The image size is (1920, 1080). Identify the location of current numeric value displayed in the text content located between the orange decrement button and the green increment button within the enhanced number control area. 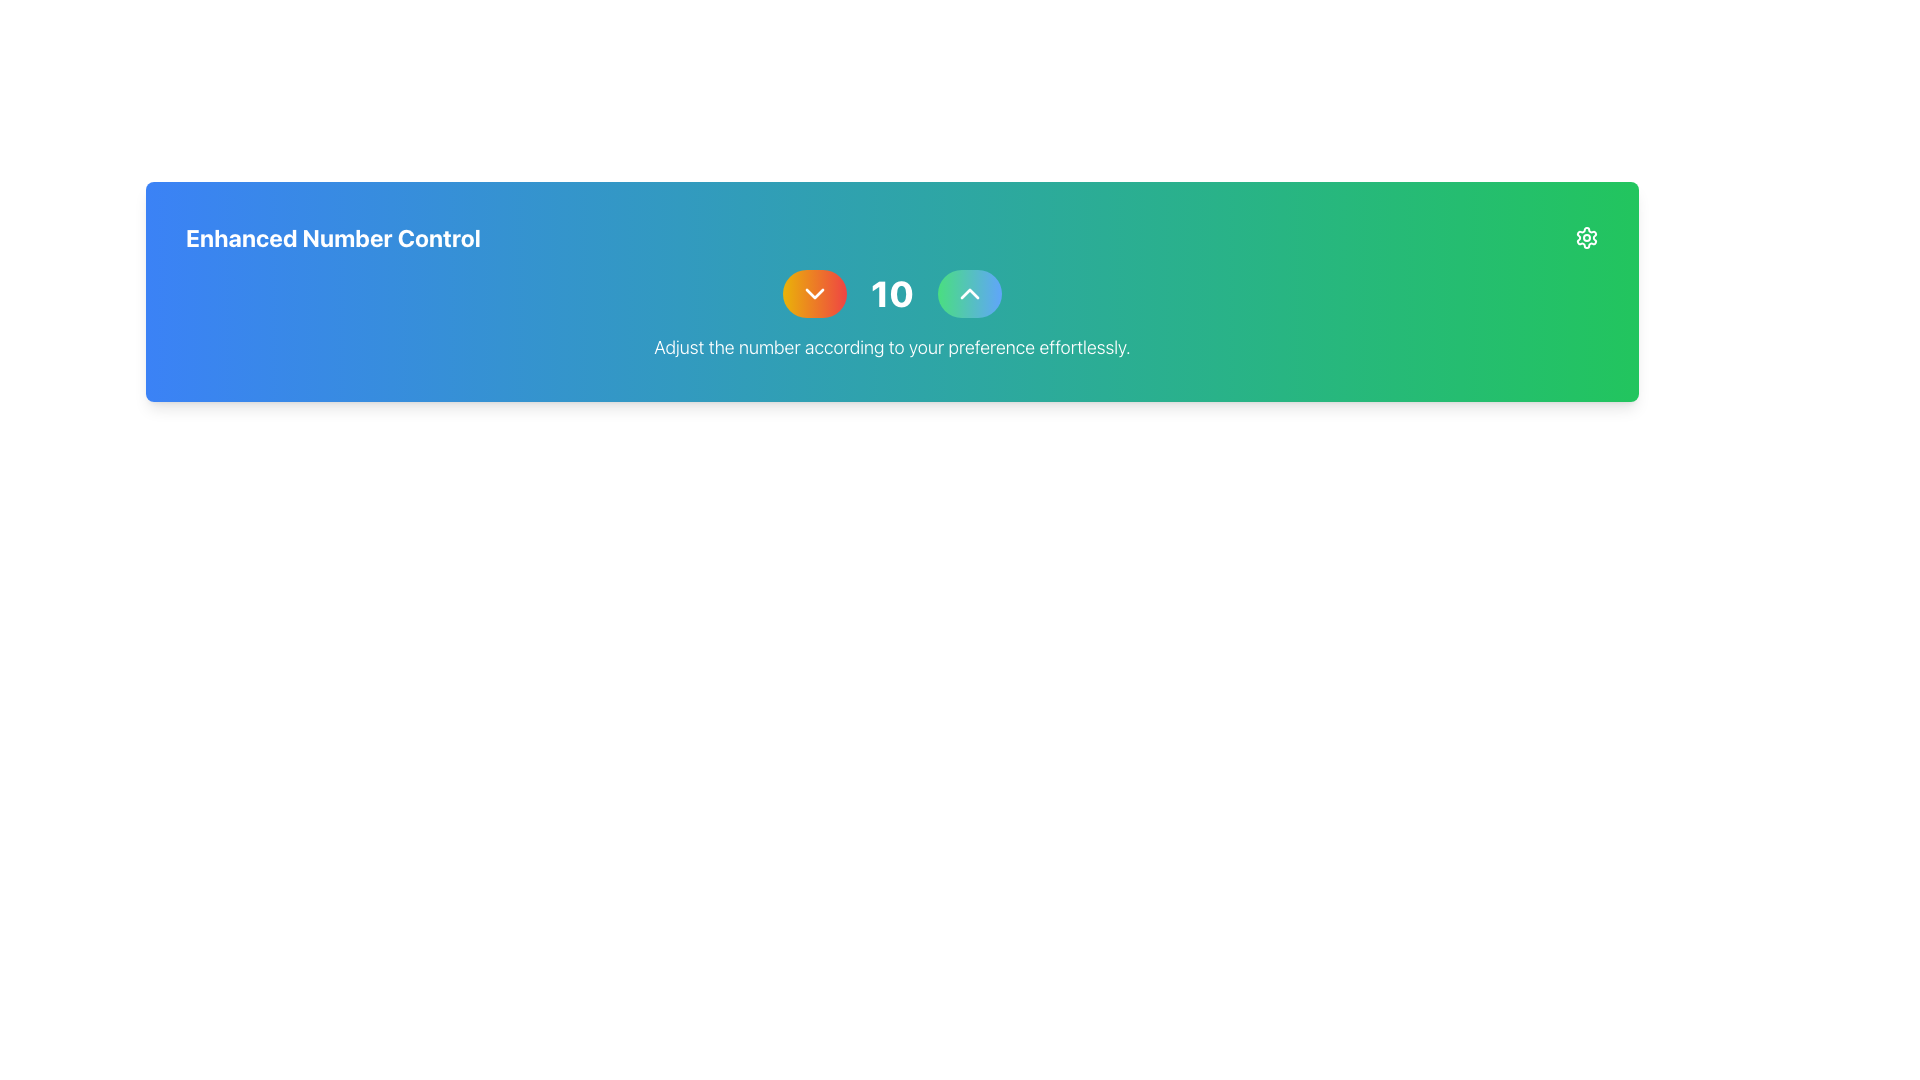
(891, 293).